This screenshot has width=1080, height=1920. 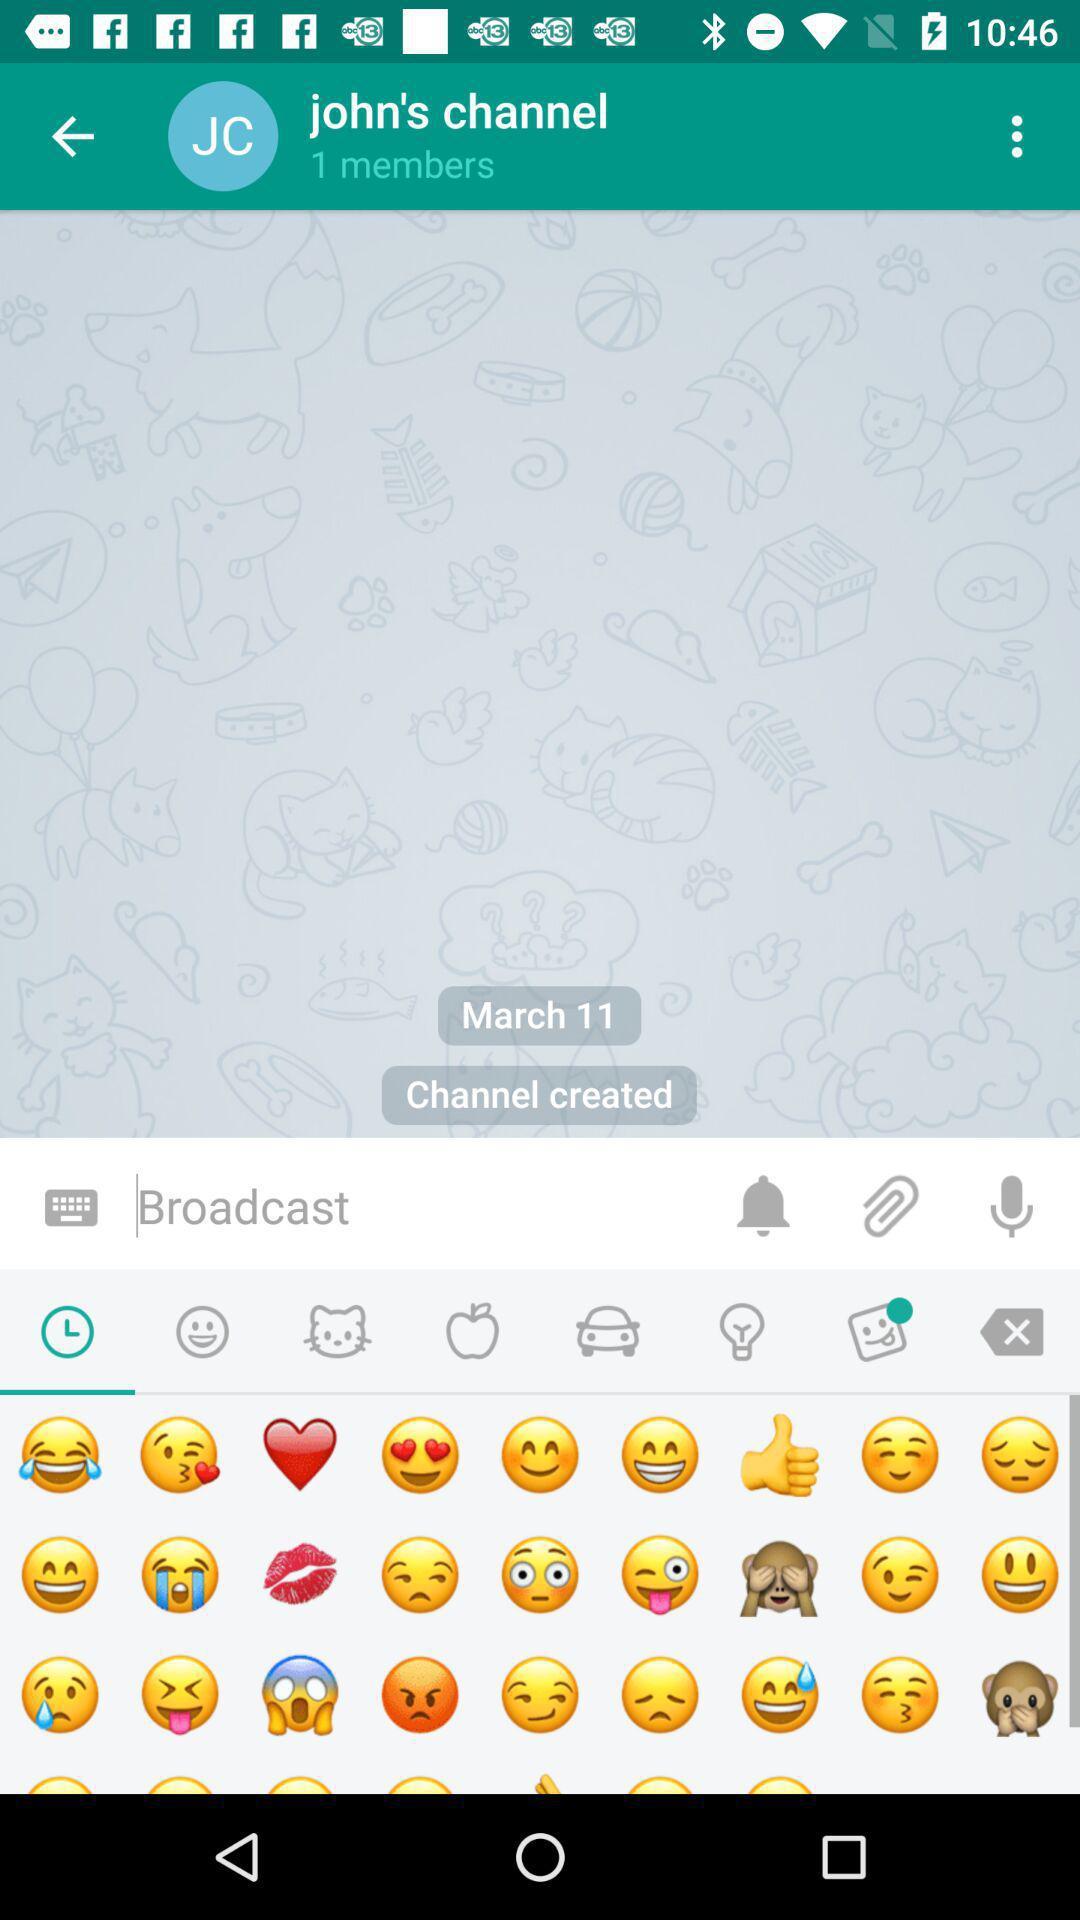 What do you see at coordinates (764, 1204) in the screenshot?
I see `the notifications icon` at bounding box center [764, 1204].